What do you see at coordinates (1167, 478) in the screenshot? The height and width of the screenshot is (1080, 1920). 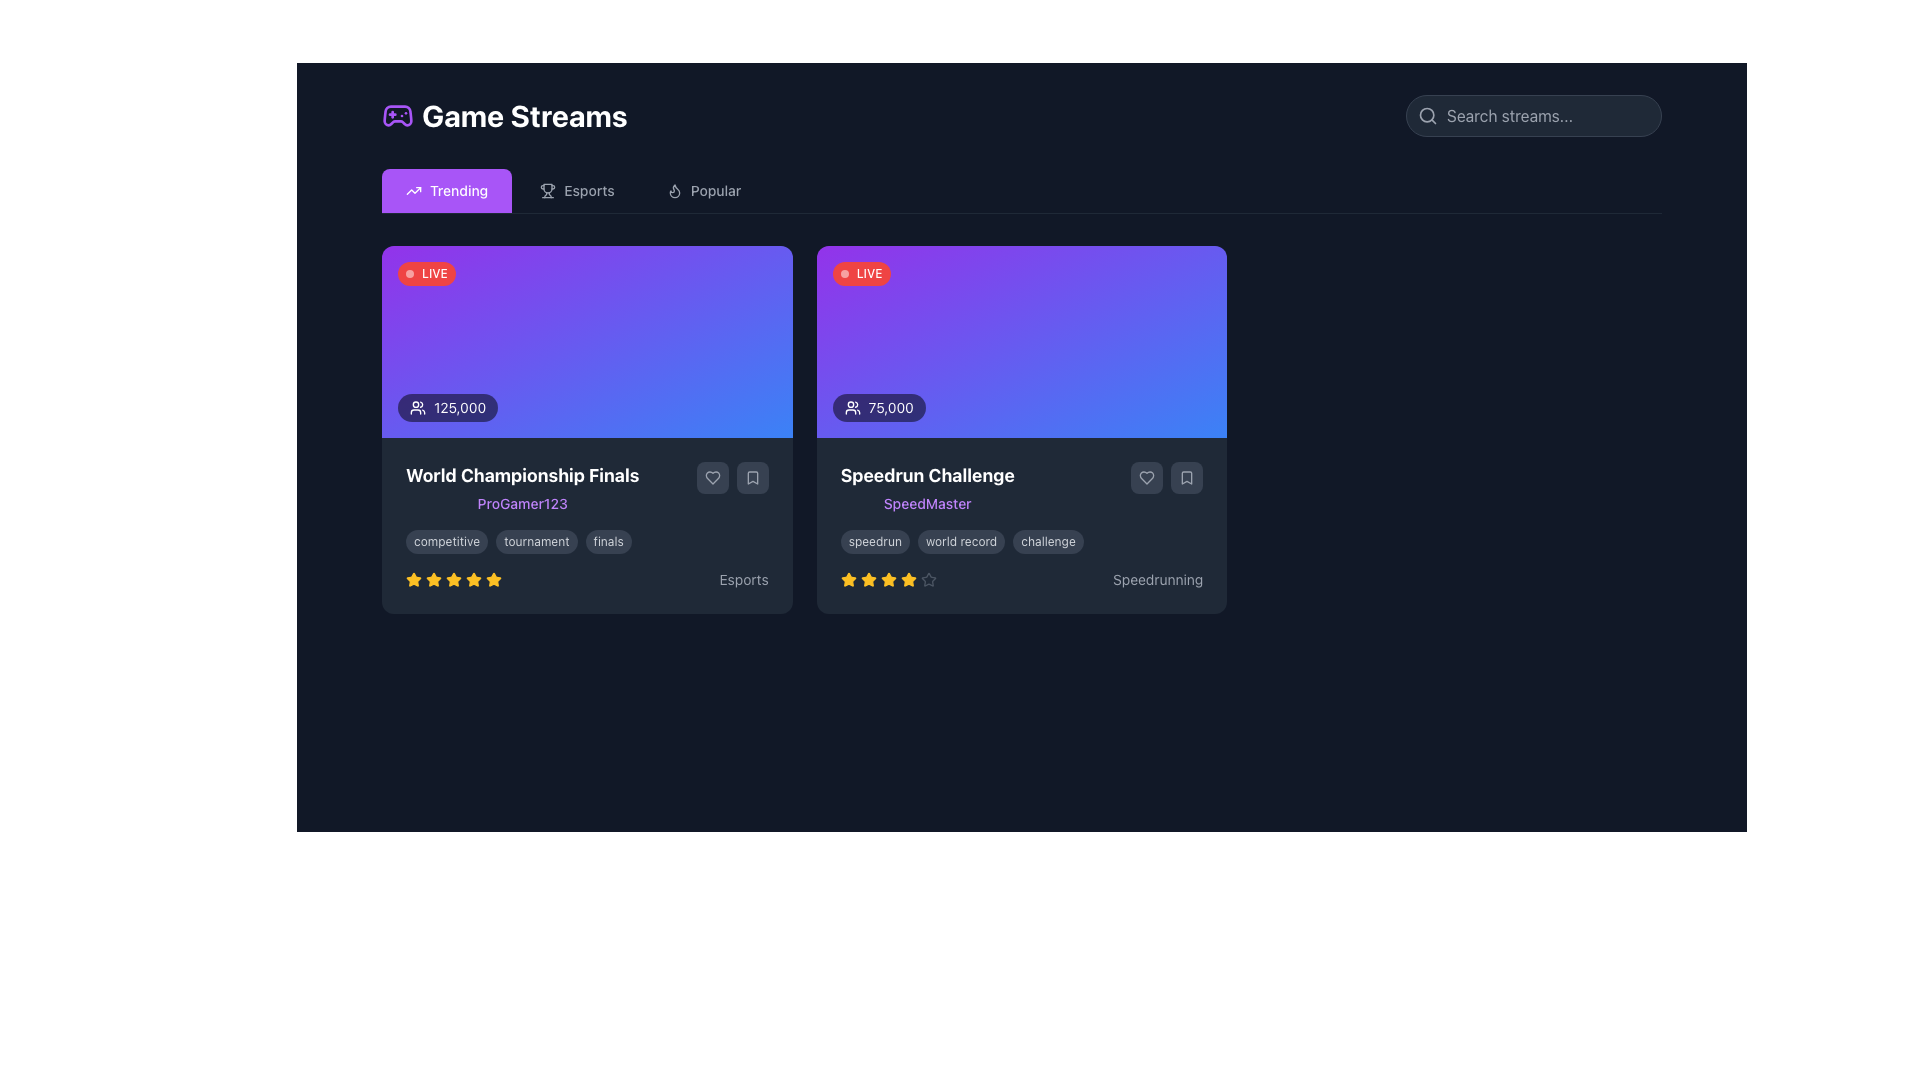 I see `the heart icon in the Interactive button group located within the 'Speedrun Challenge' card on the right side, below the 'SpeedMaster' text` at bounding box center [1167, 478].